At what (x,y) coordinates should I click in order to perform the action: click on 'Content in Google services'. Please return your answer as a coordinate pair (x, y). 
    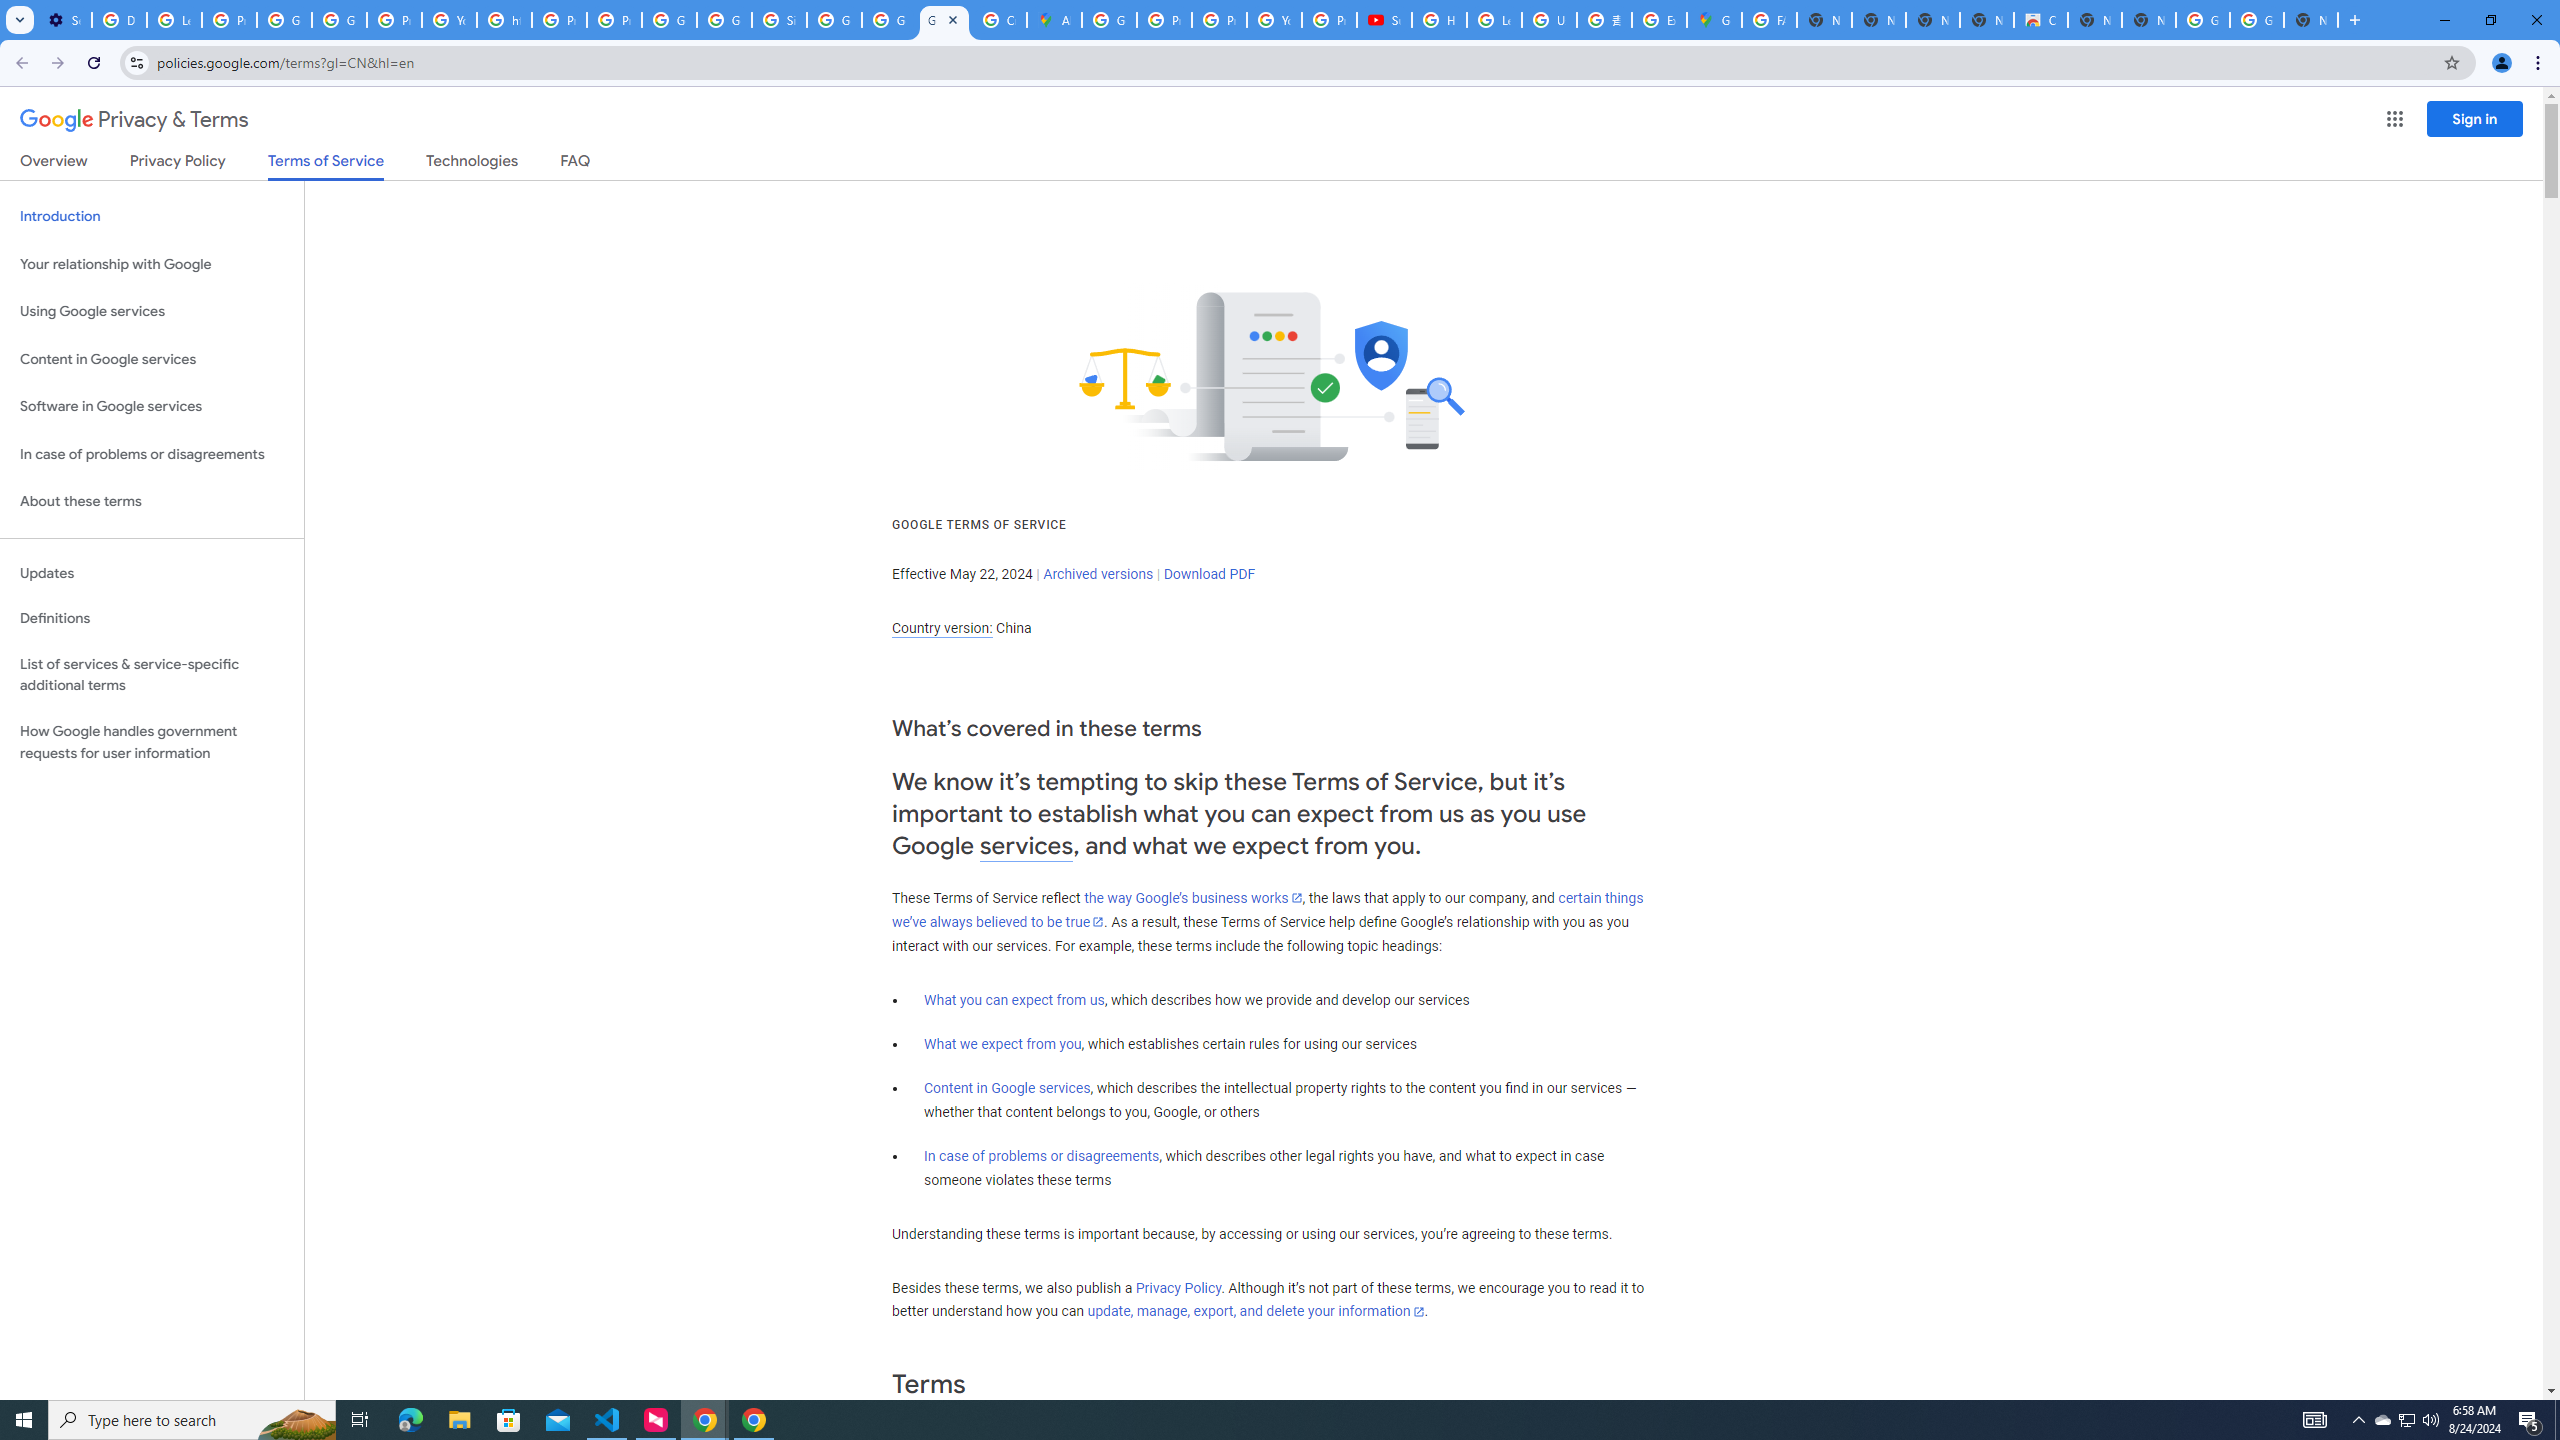
    Looking at the image, I should click on (1006, 1087).